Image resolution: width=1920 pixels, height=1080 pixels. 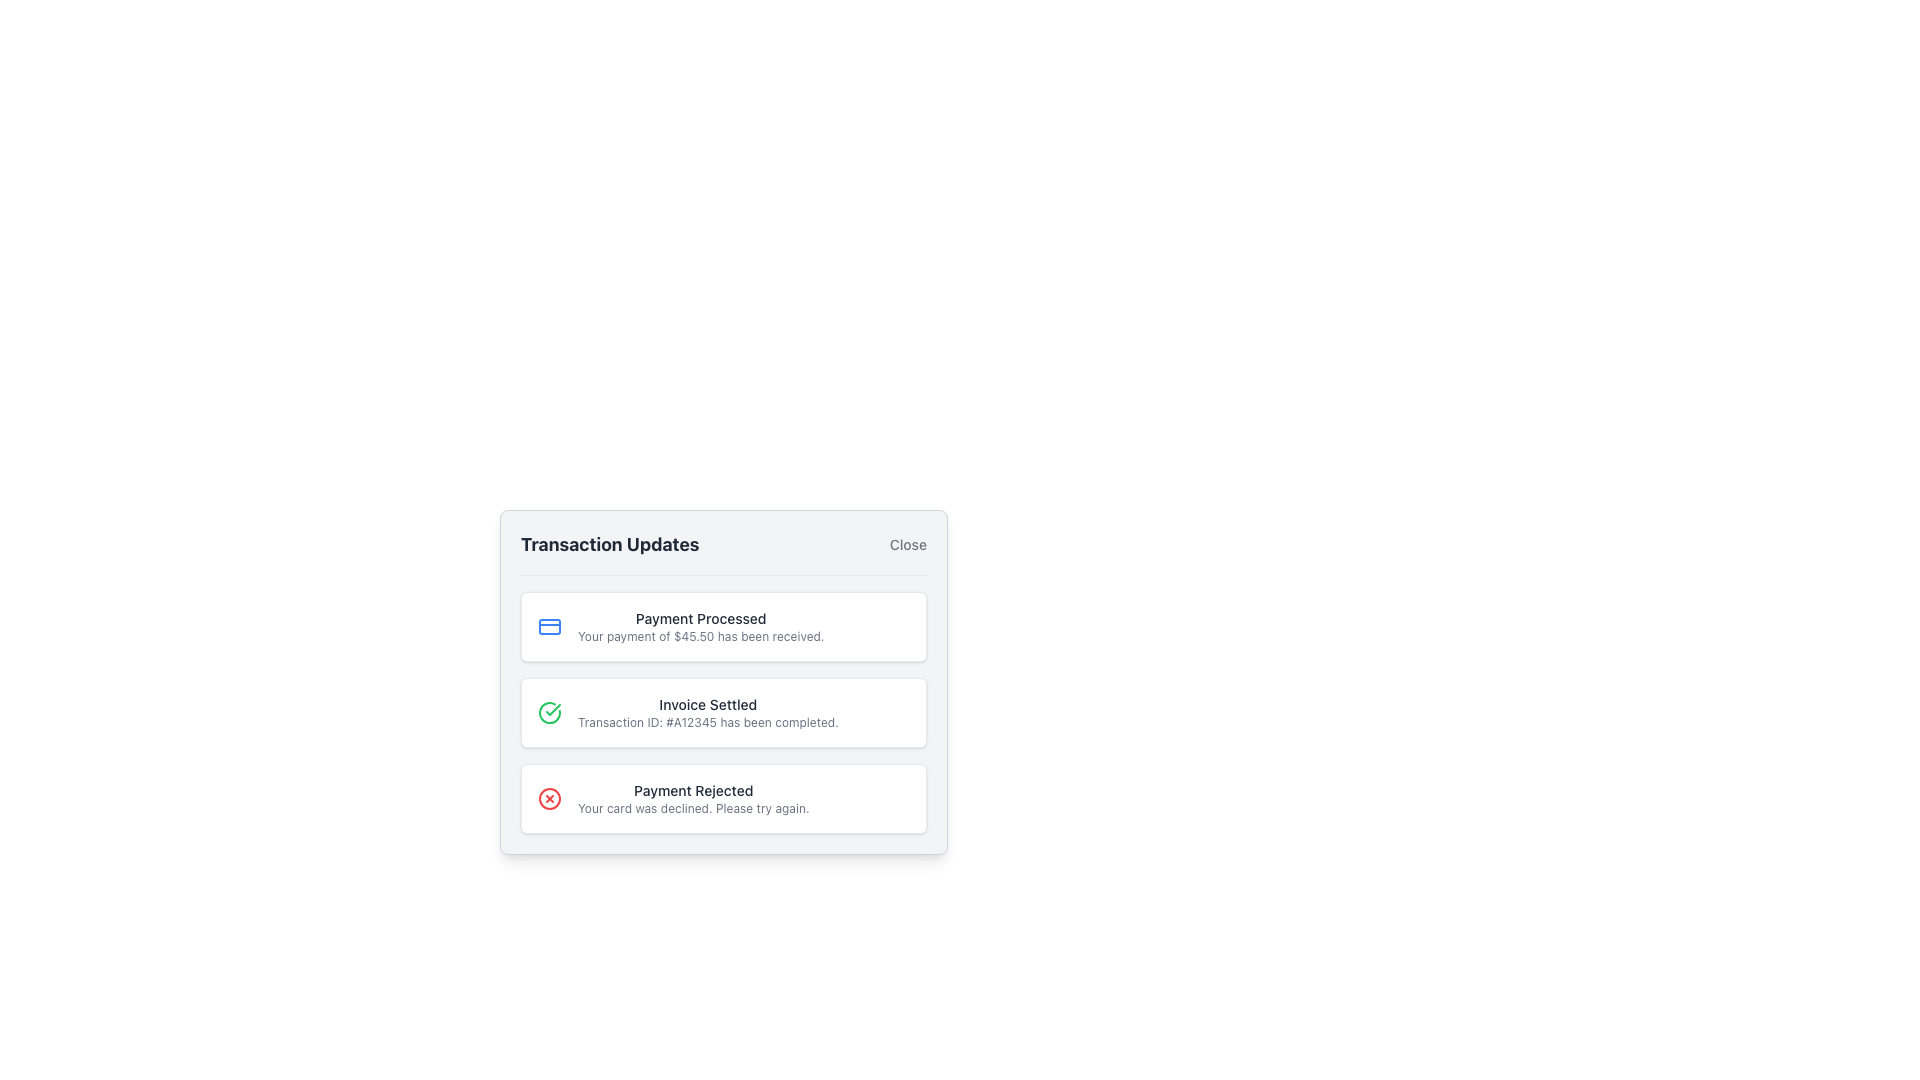 I want to click on the 'Payment Rejected' text in the third notification card, which is styled with a white background and rounded corners, displaying the message in bold, dark gray font, so click(x=693, y=789).